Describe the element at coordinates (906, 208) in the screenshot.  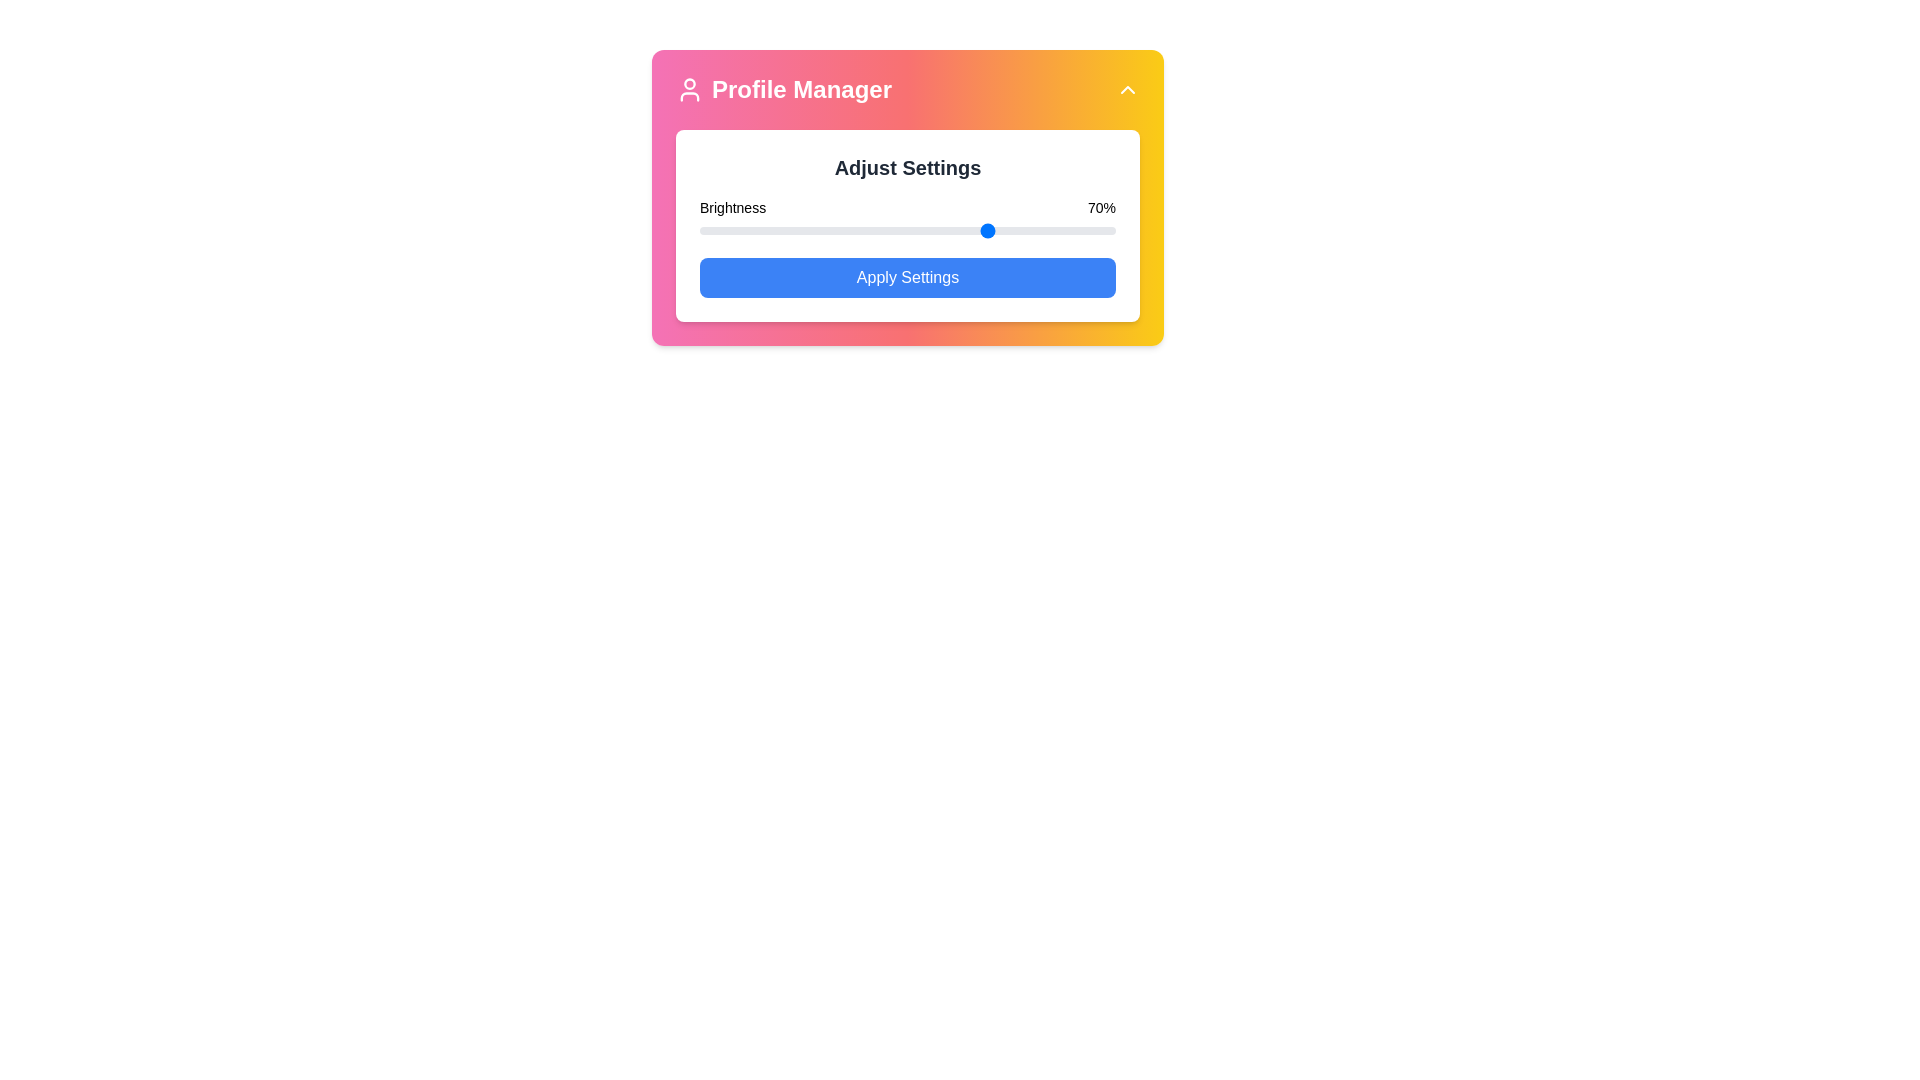
I see `information displayed on the label that shows 'Brightness 70%', which consists of the word 'Brightness' on the left and '70%' on the right, located above the slider in the 'Adjust Settings' card` at that location.